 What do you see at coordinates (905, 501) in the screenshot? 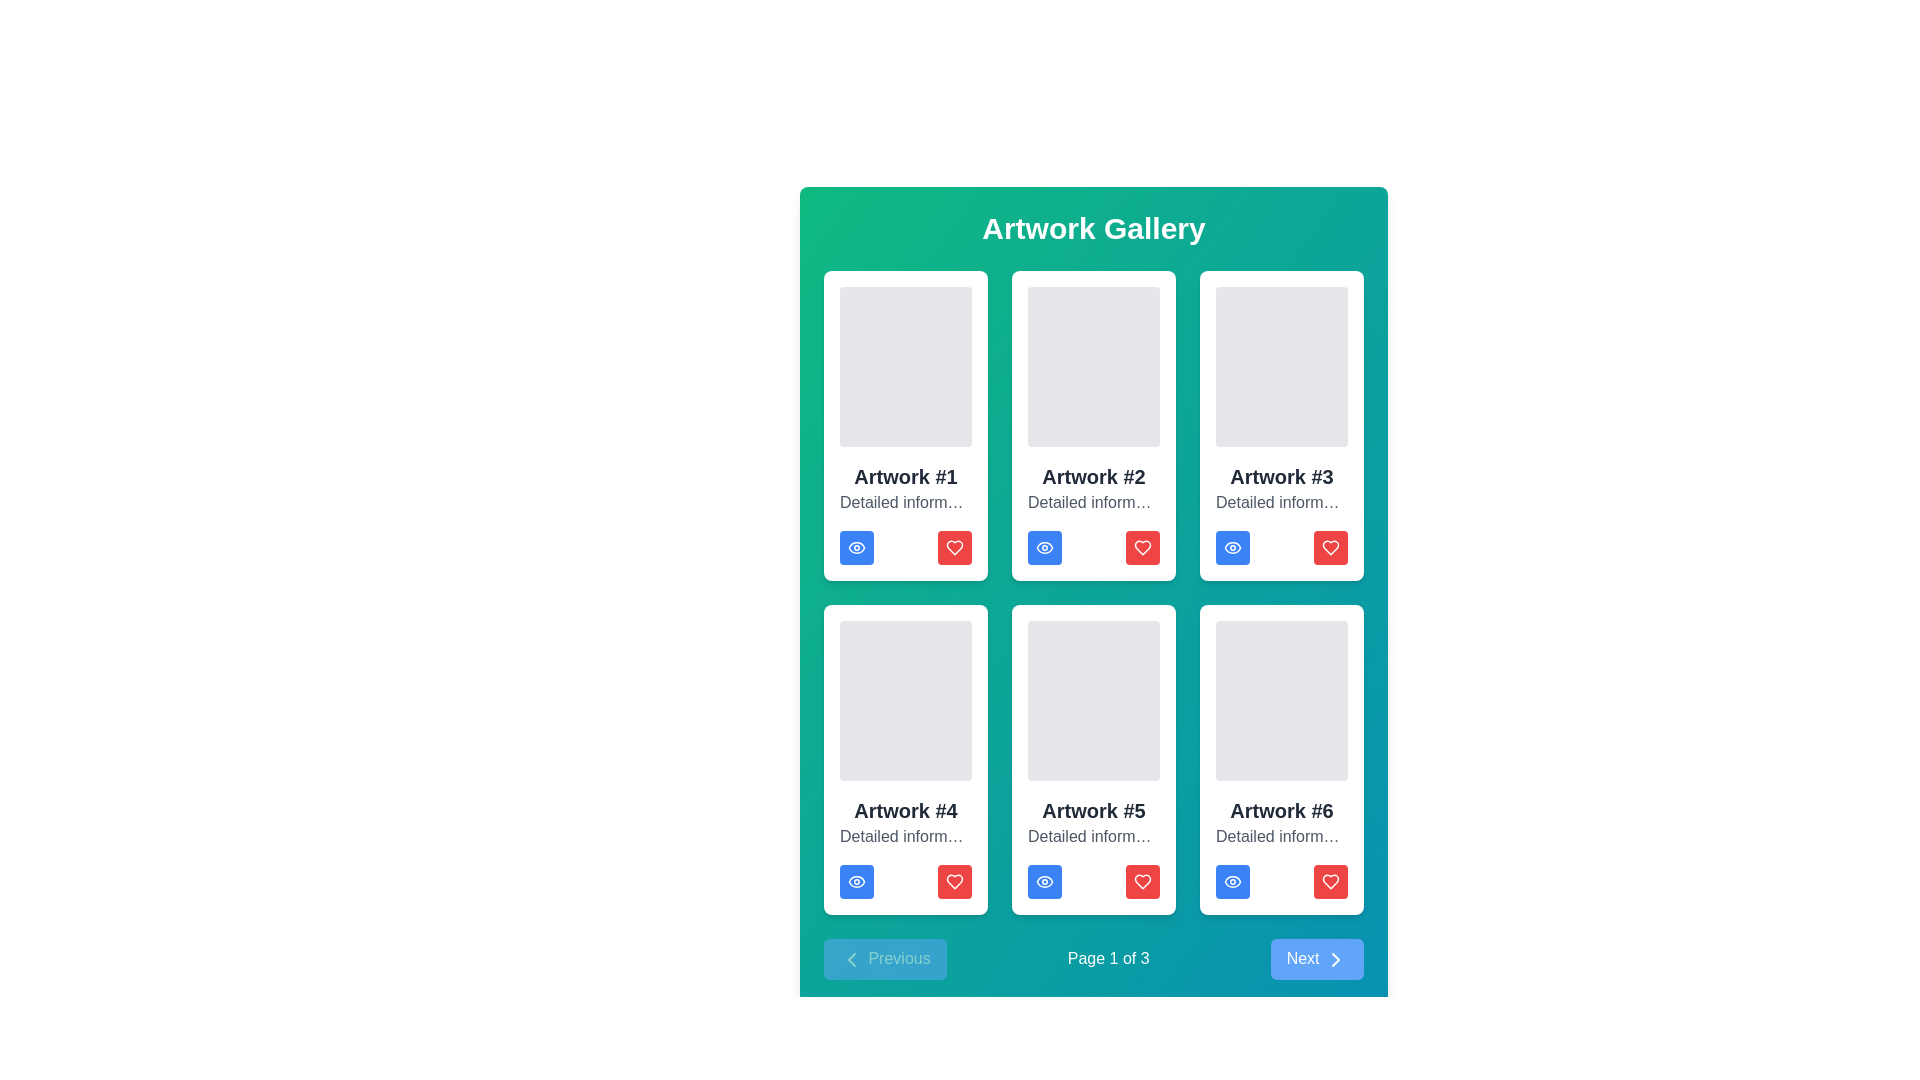
I see `the label that provides a short description summary for the artwork item 'Artwork #1', located within the first card in the grid layout of the artwork gallery, just below the title 'Artwork #1' and above the control buttons` at bounding box center [905, 501].